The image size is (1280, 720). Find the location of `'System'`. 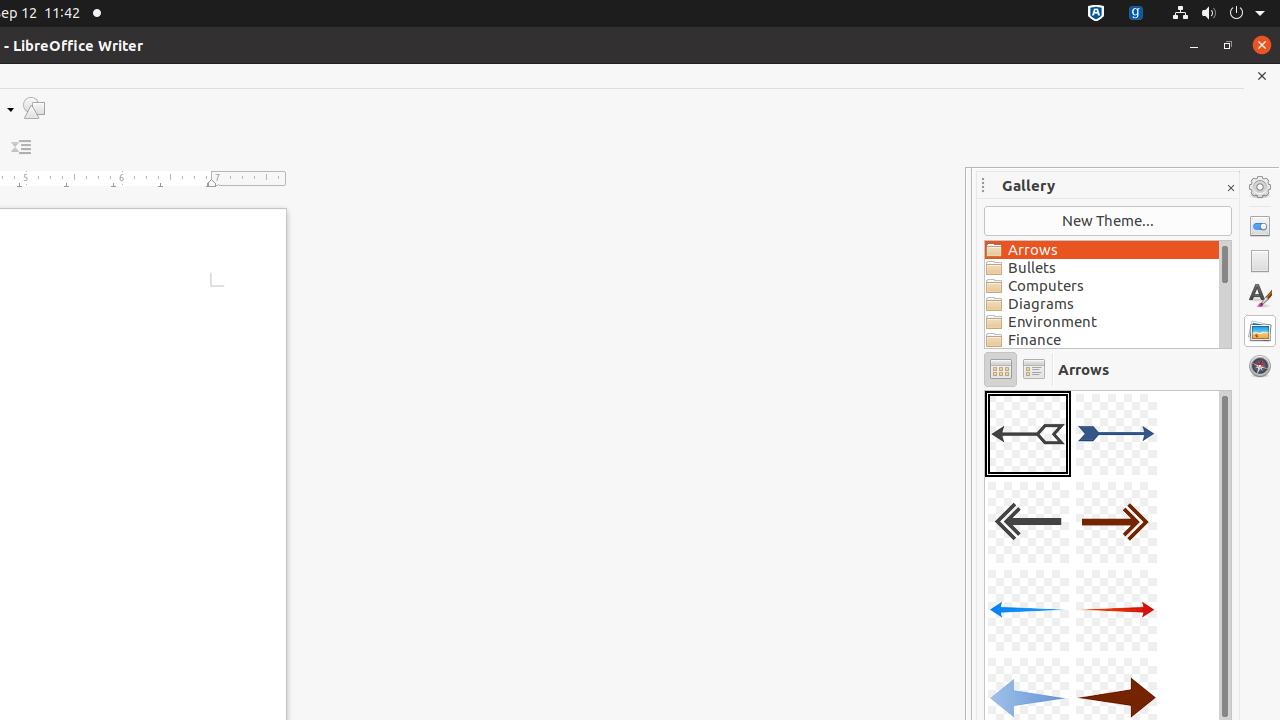

'System' is located at coordinates (1217, 13).